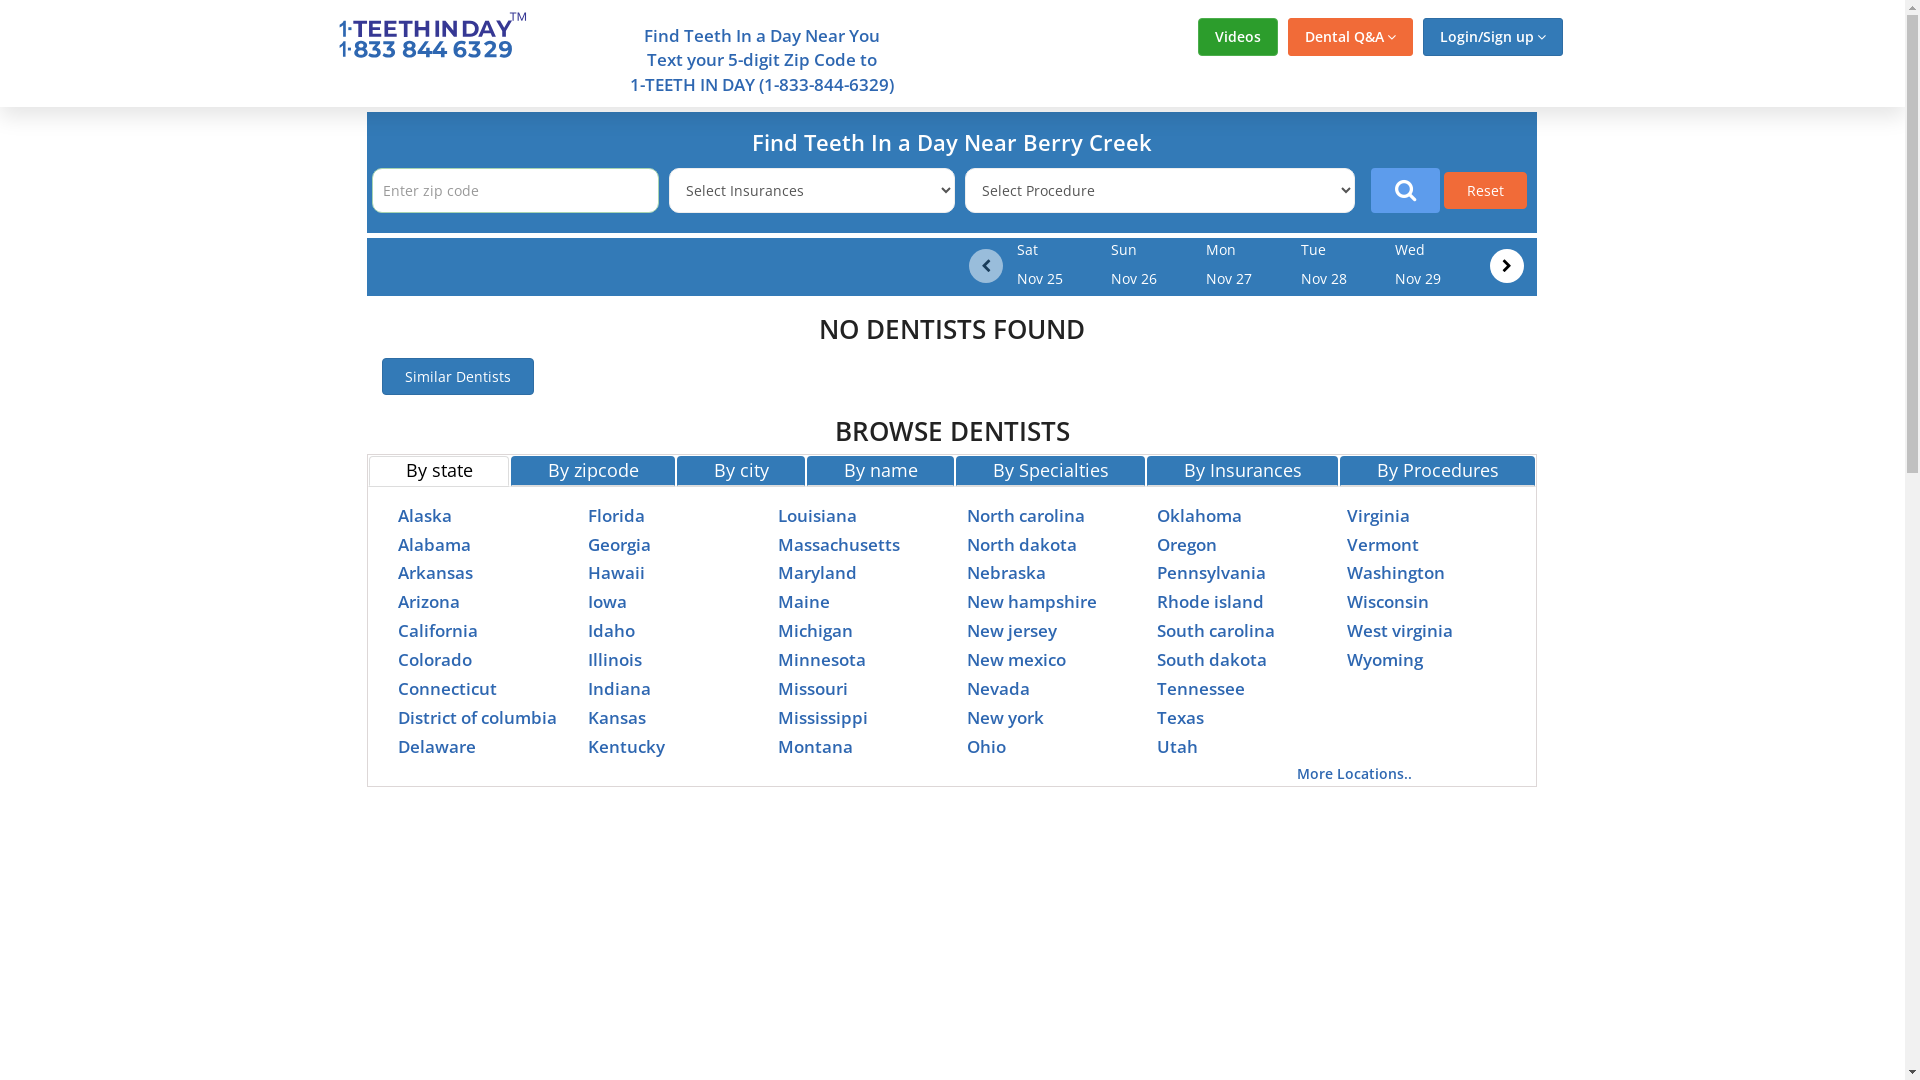 This screenshot has width=1920, height=1080. What do you see at coordinates (815, 630) in the screenshot?
I see `'Michigan'` at bounding box center [815, 630].